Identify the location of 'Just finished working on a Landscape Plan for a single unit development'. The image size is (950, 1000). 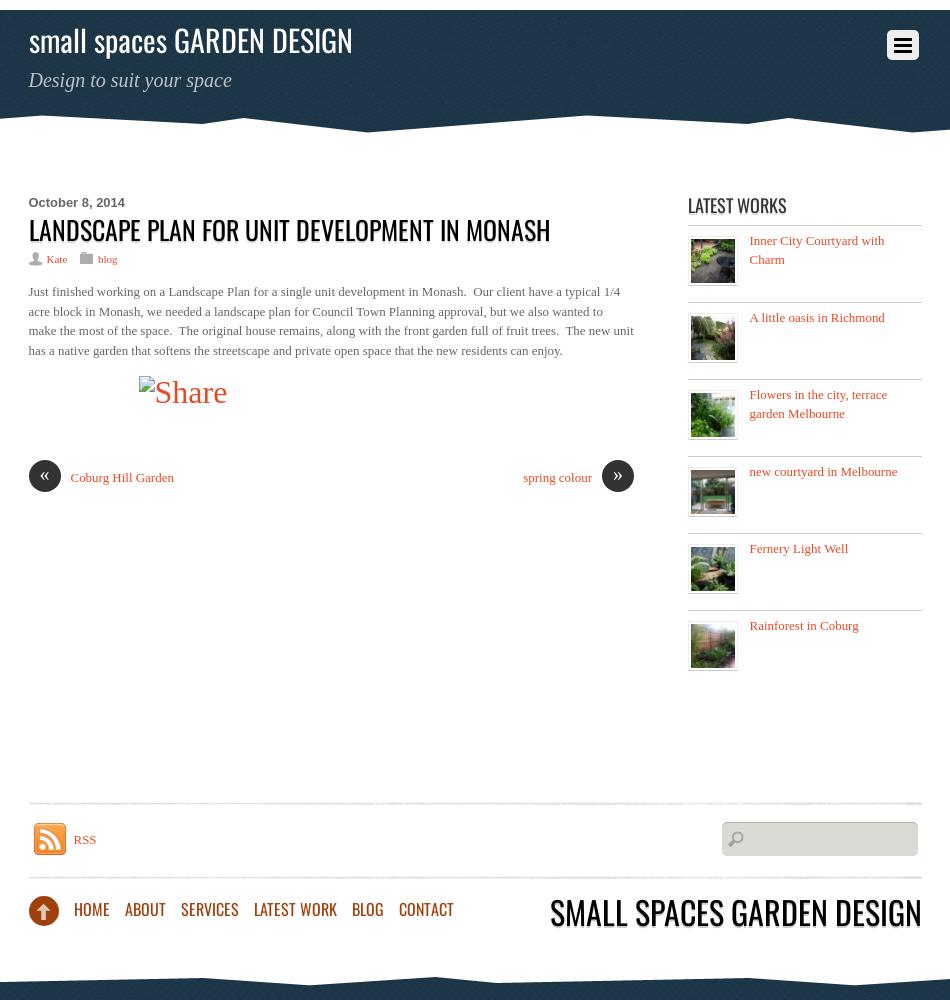
(216, 291).